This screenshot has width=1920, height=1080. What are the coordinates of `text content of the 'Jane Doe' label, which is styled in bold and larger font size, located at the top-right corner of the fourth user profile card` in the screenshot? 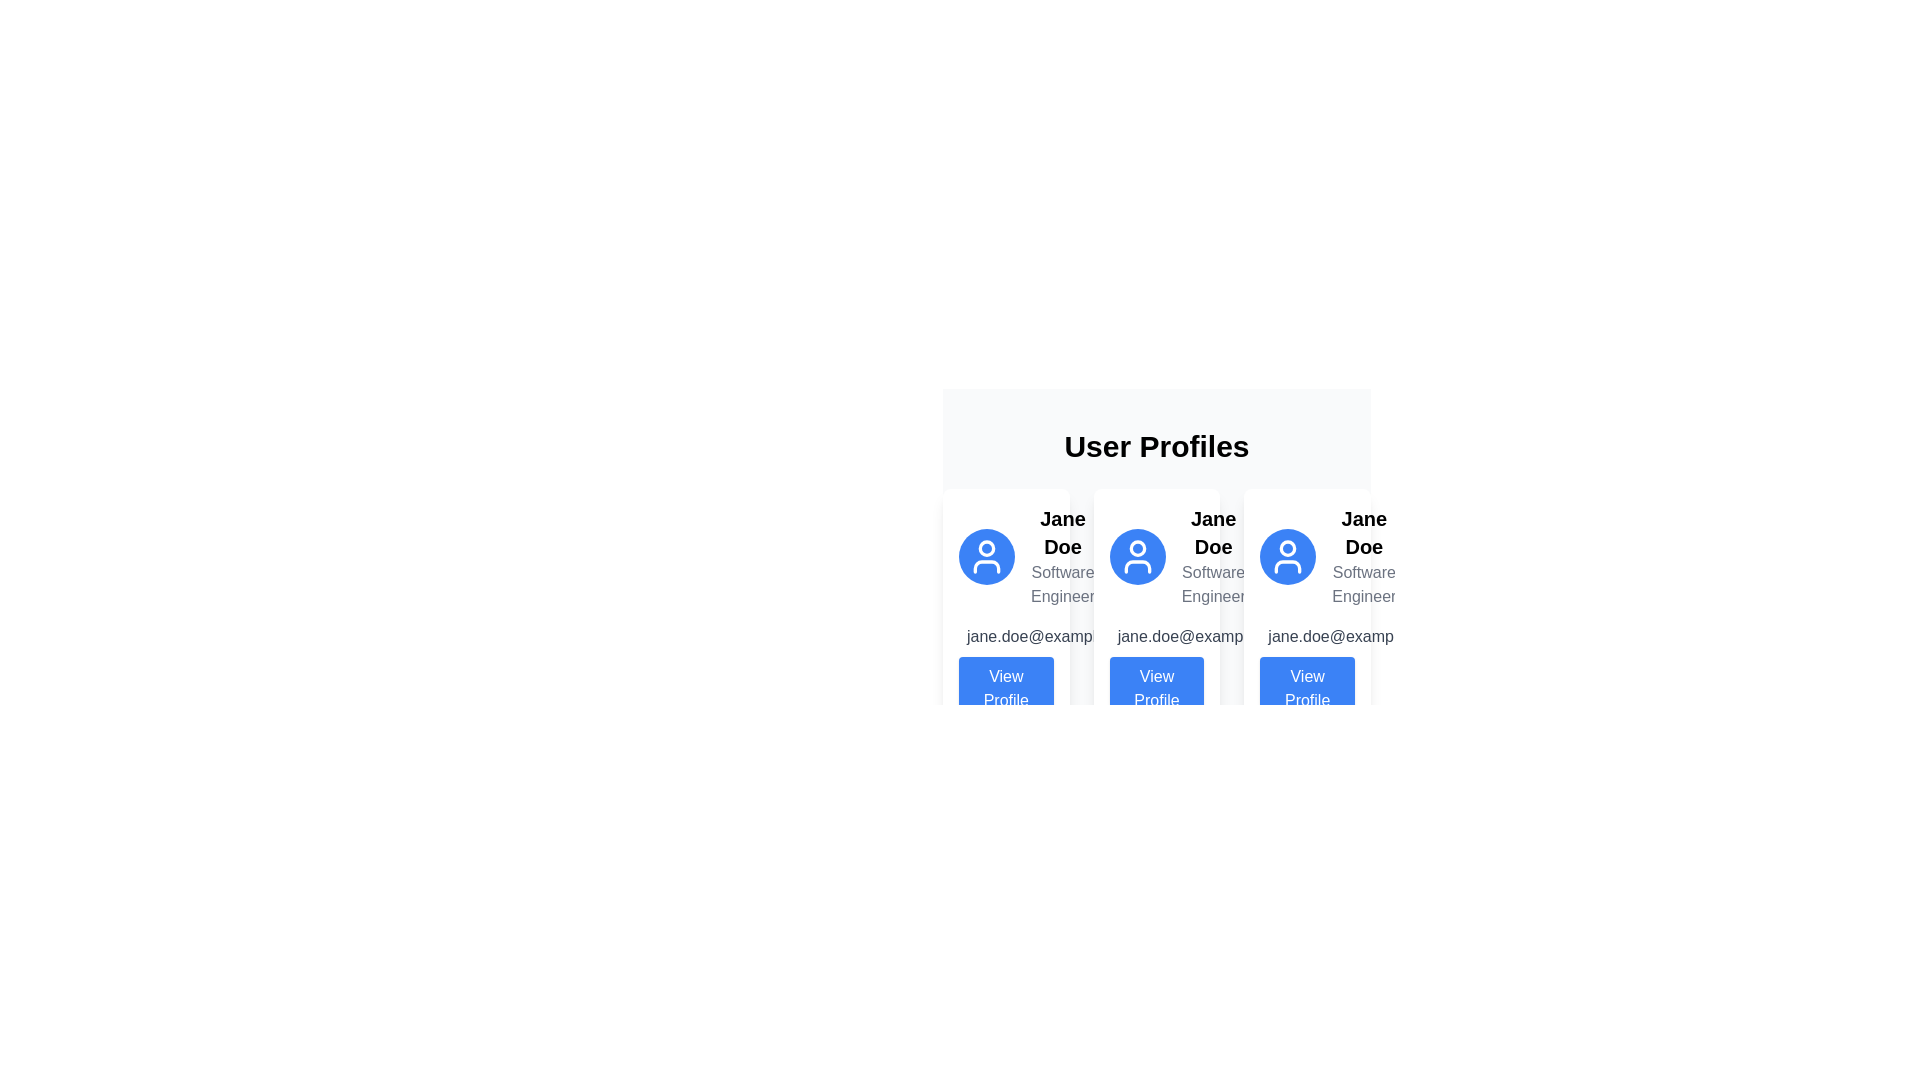 It's located at (1363, 531).